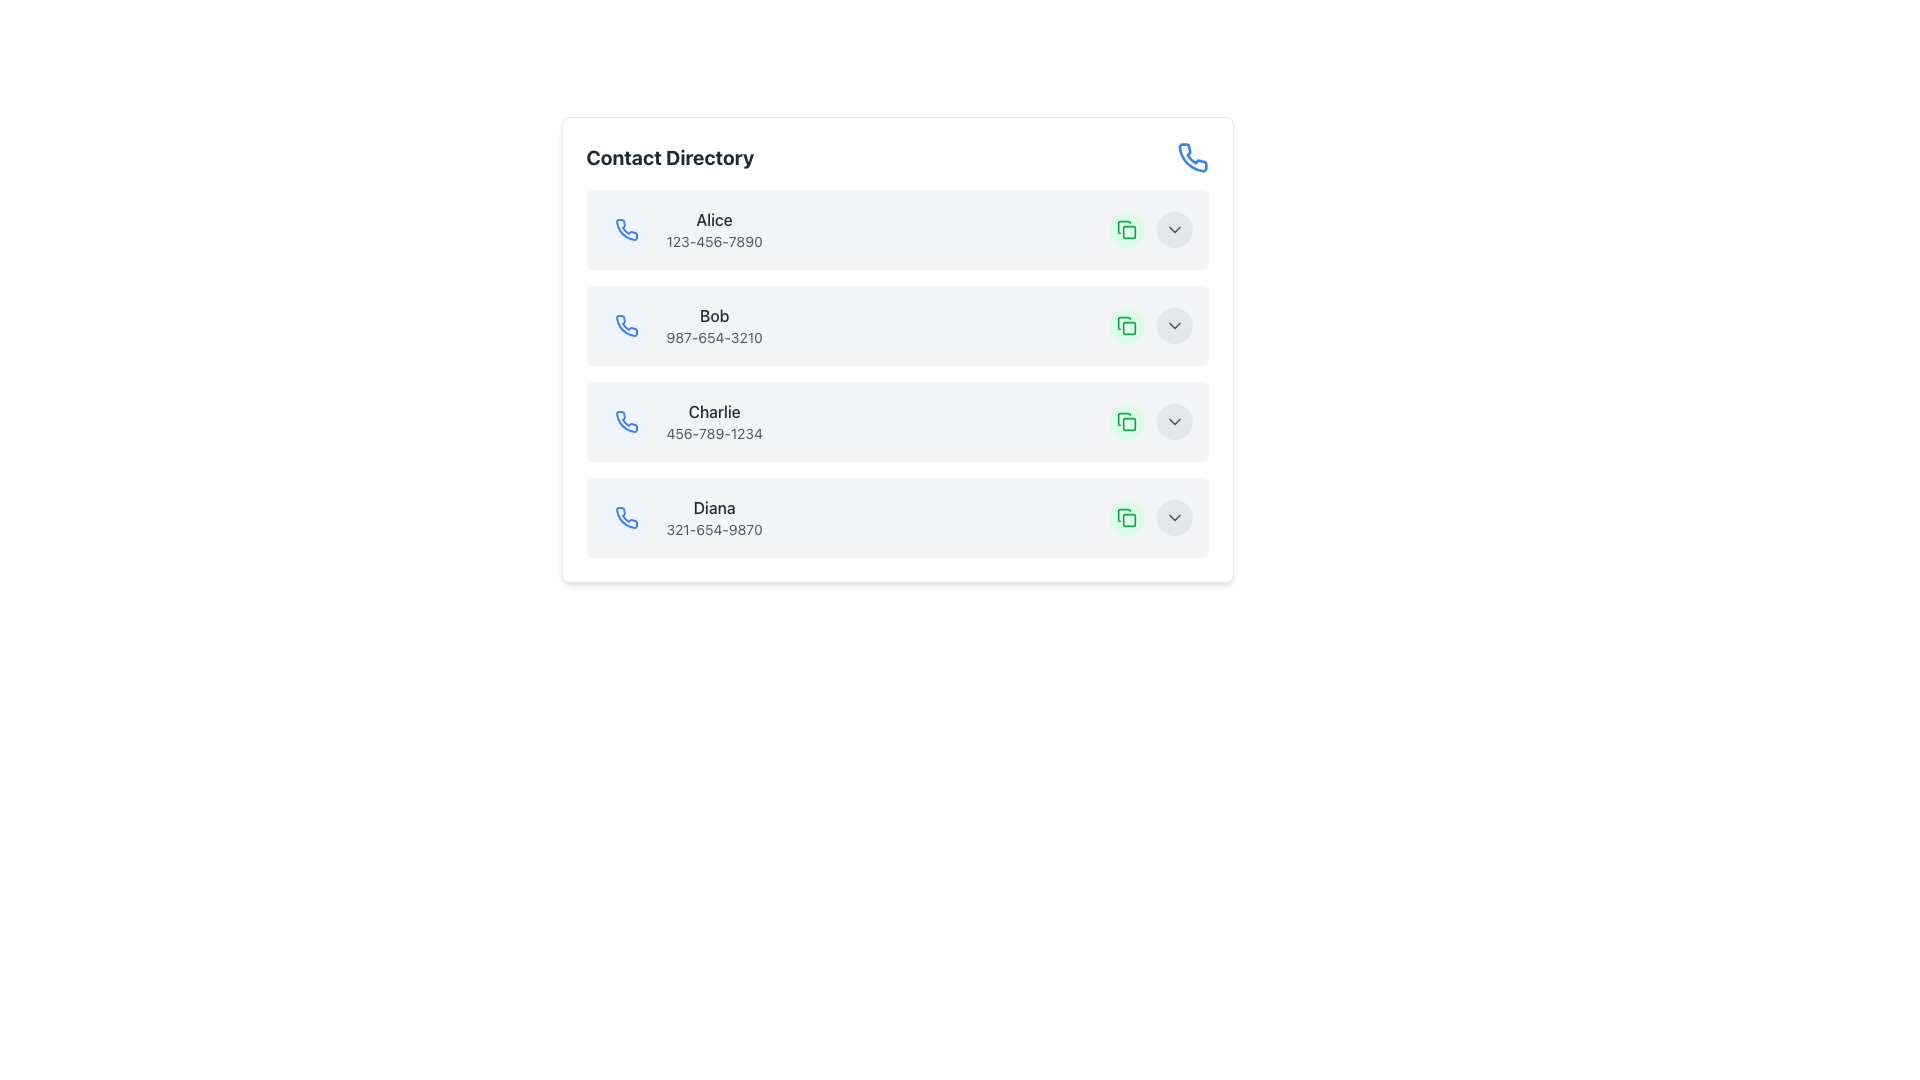 This screenshot has height=1080, width=1920. What do you see at coordinates (714, 516) in the screenshot?
I see `the text block displaying the contact information for 'Diana' in the directory list to copy the information` at bounding box center [714, 516].